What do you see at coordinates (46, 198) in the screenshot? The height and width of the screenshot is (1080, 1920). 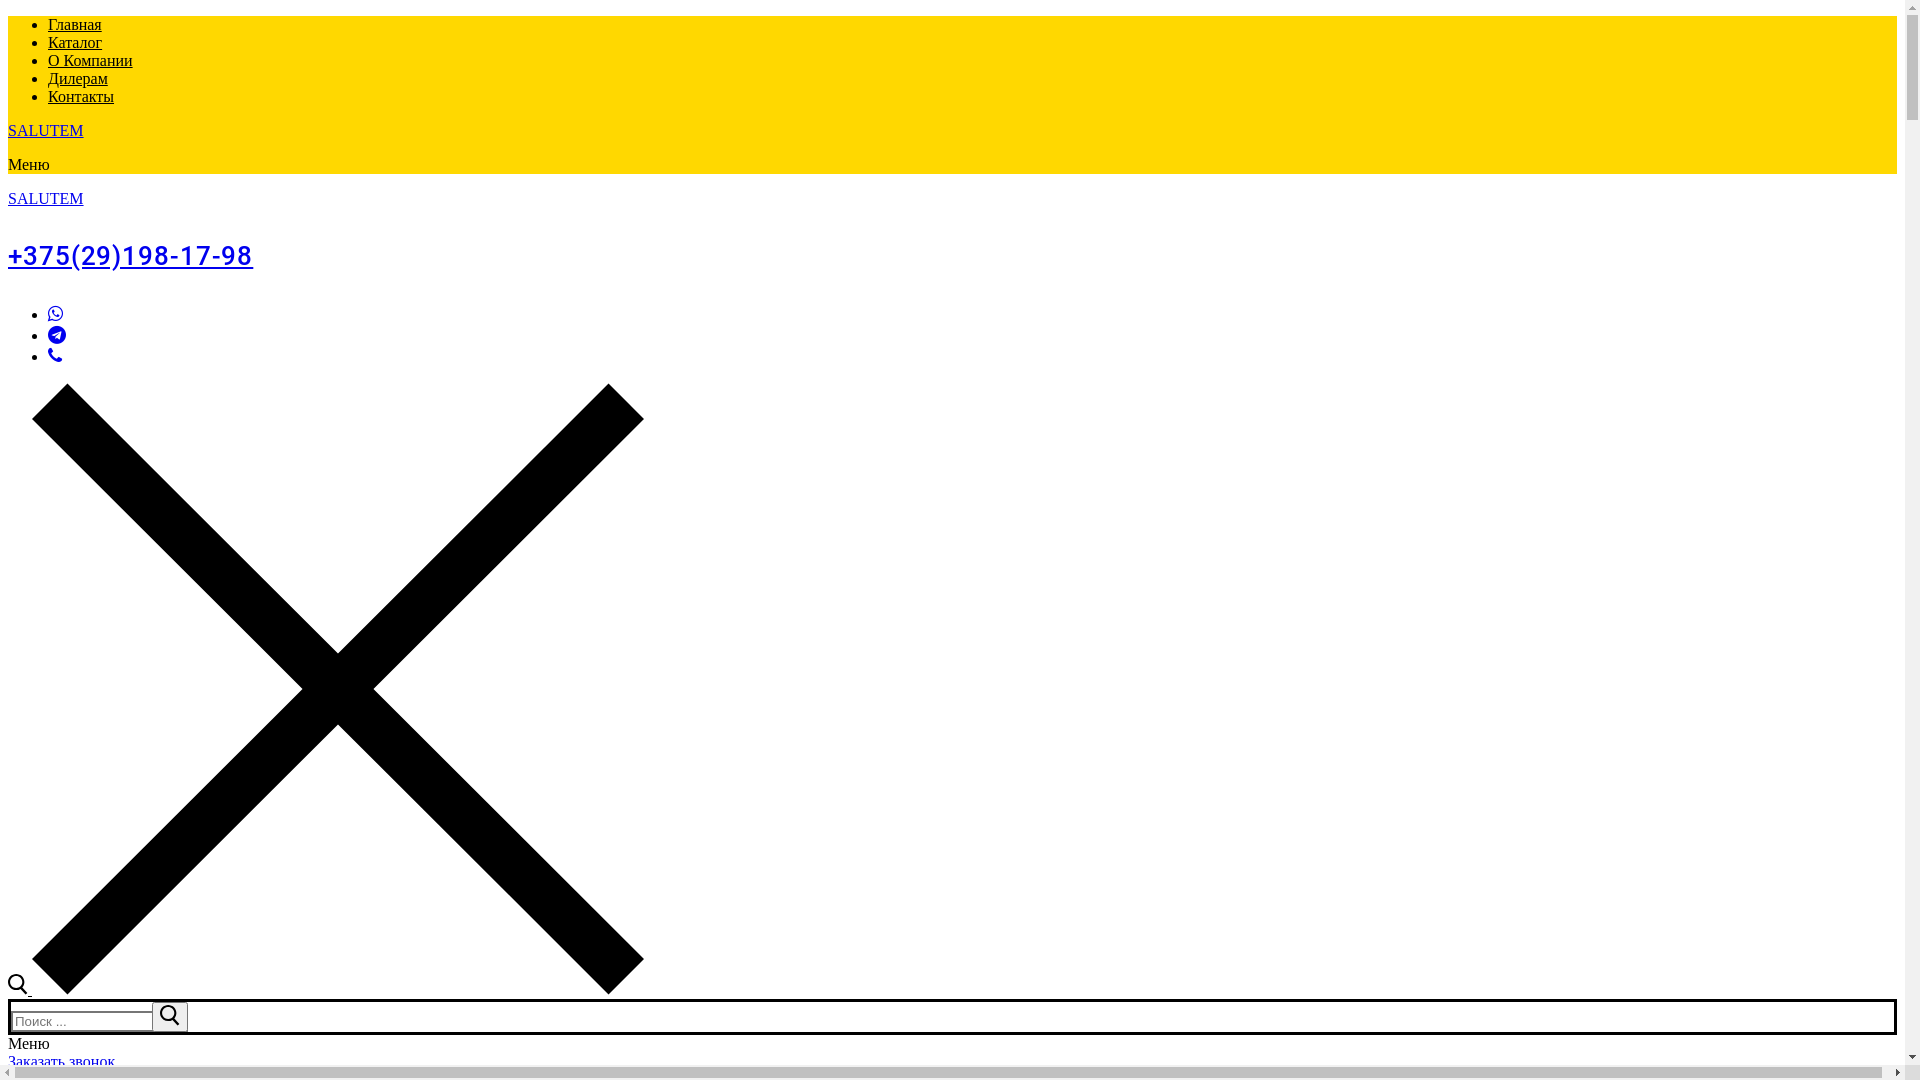 I see `'SALUTEM'` at bounding box center [46, 198].